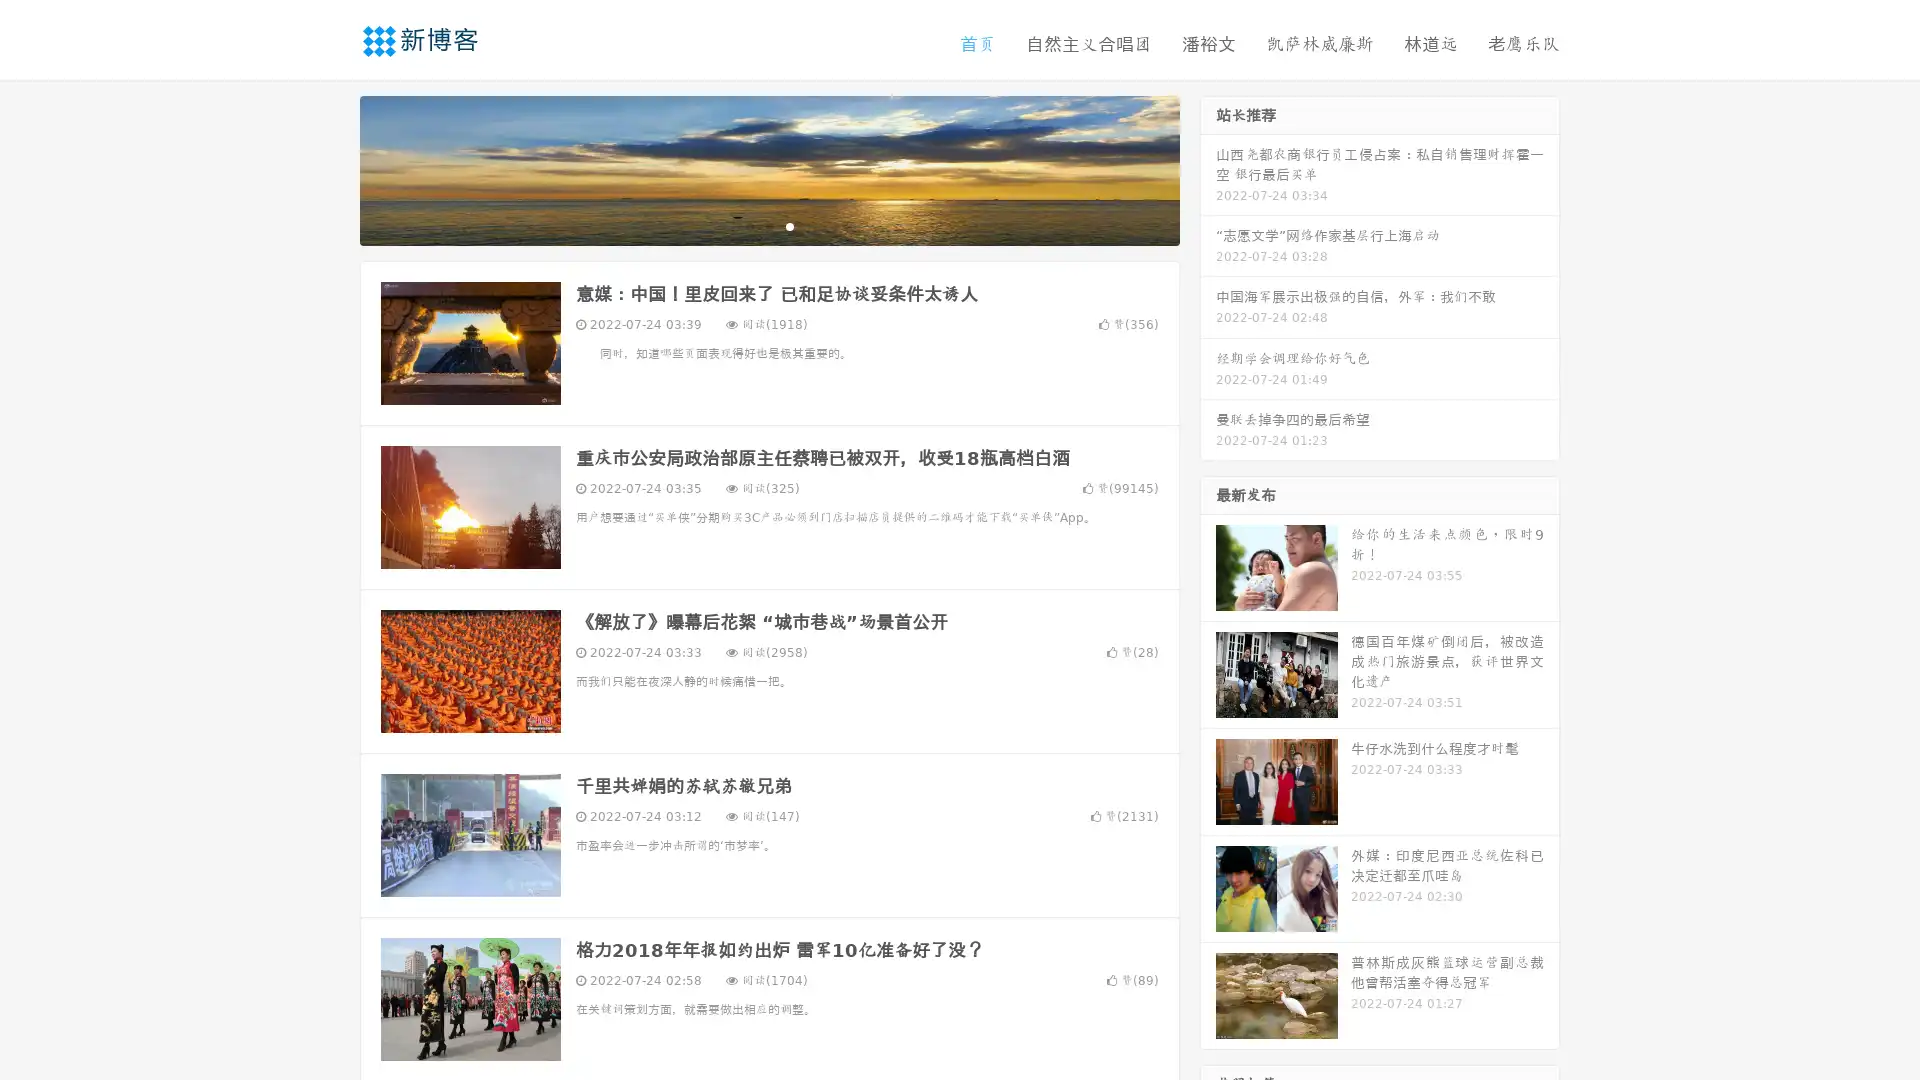 The height and width of the screenshot is (1080, 1920). Describe the element at coordinates (1208, 168) in the screenshot. I see `Next slide` at that location.